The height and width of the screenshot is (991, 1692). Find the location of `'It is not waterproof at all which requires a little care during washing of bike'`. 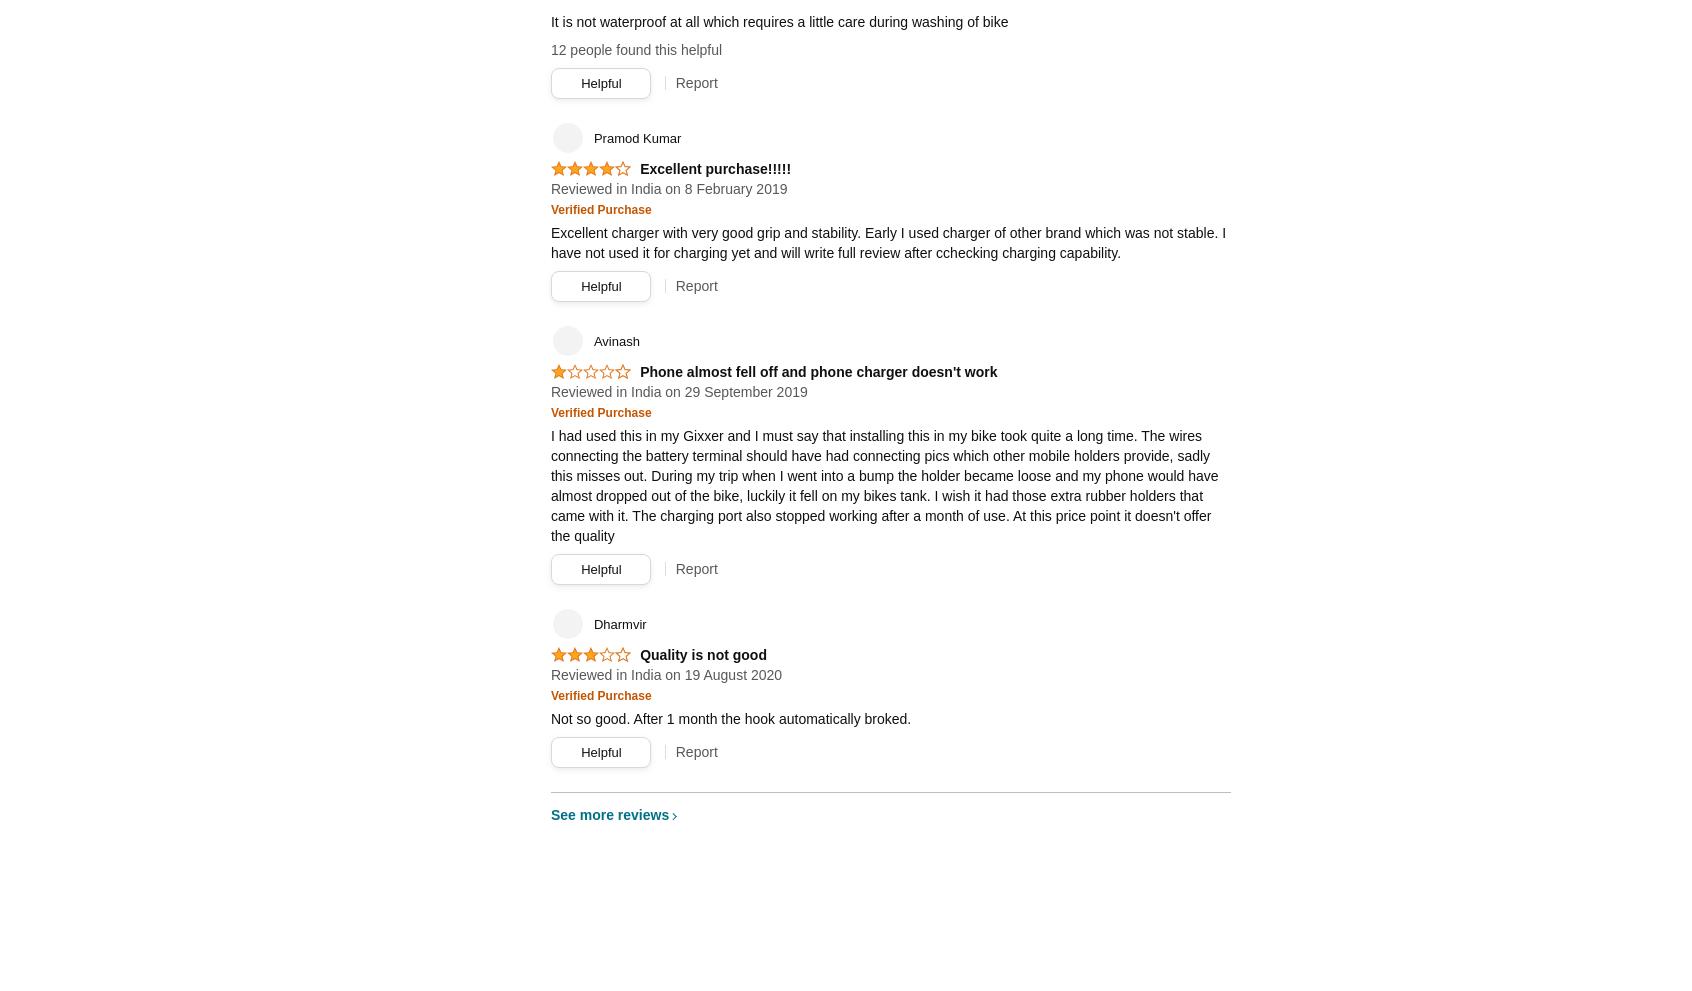

'It is not waterproof at all which requires a little care during washing of bike' is located at coordinates (778, 21).